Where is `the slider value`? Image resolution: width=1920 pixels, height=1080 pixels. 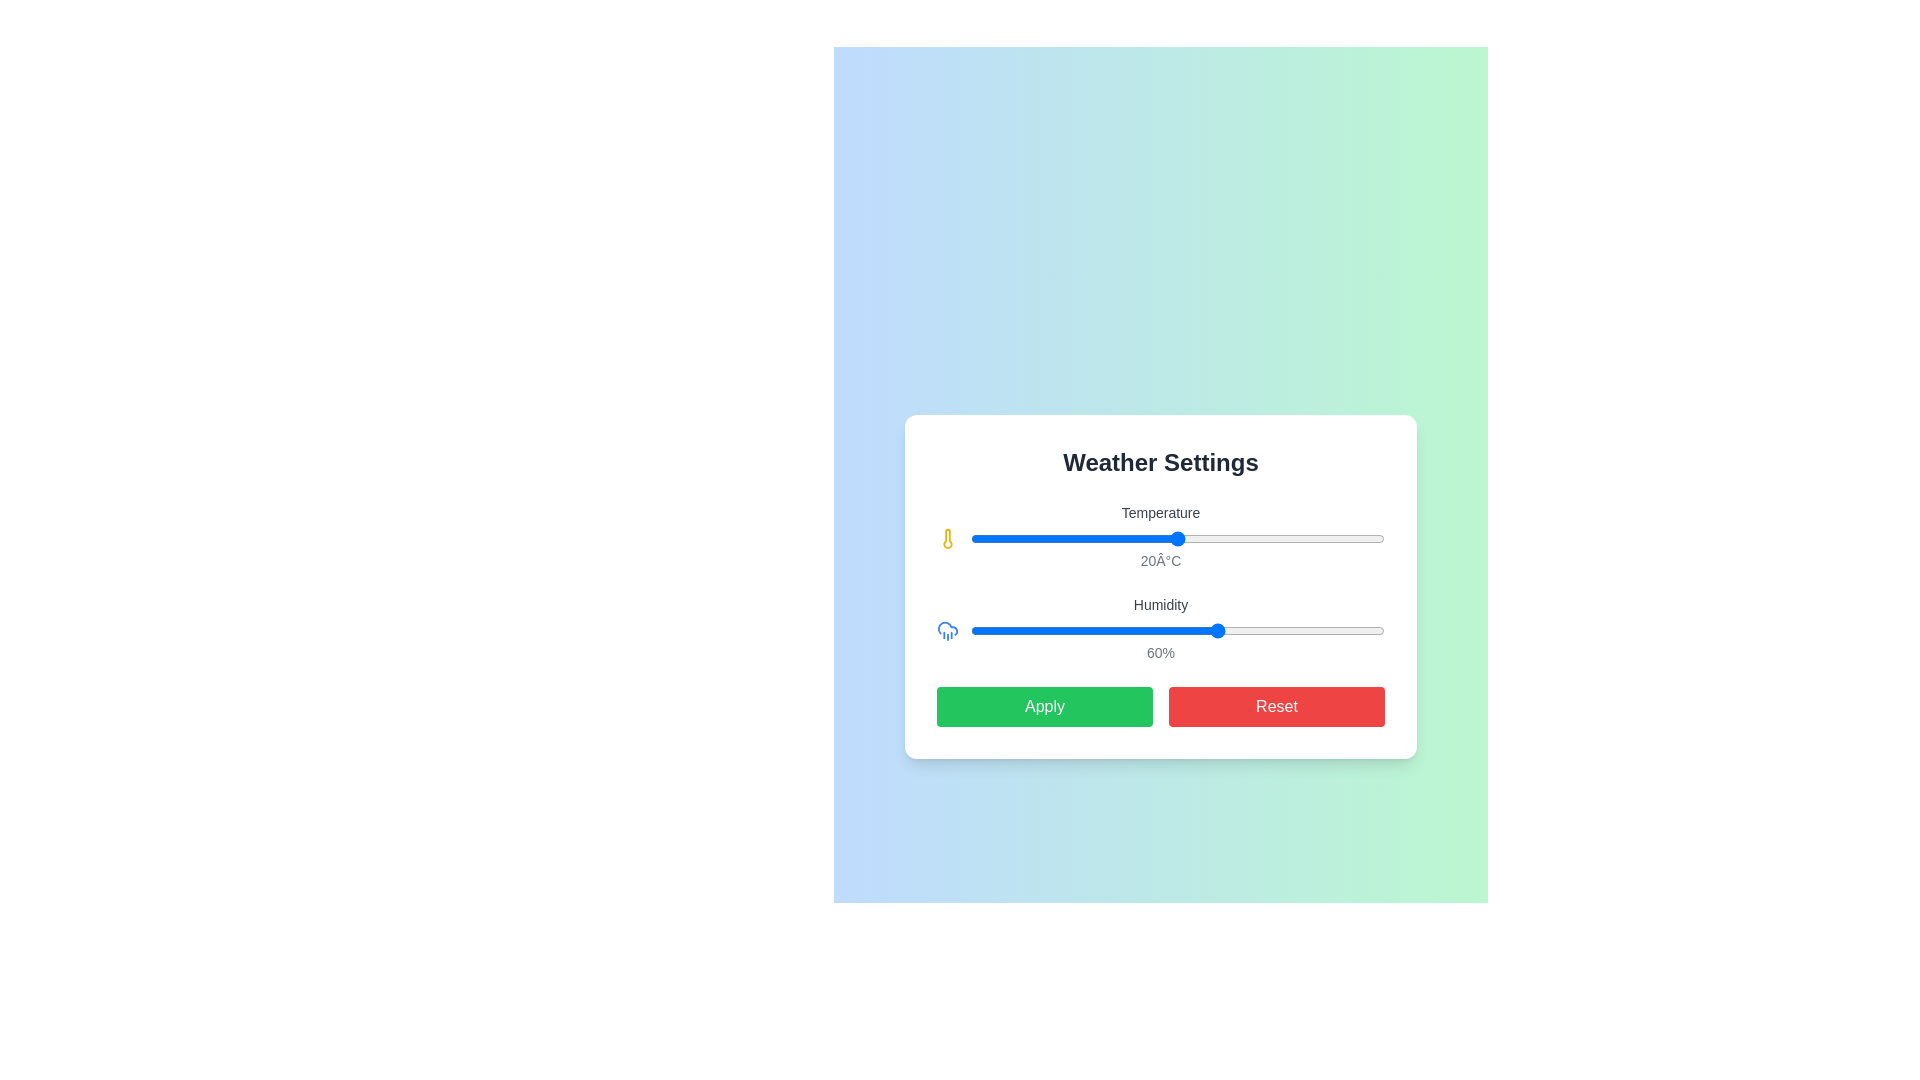 the slider value is located at coordinates (1310, 631).